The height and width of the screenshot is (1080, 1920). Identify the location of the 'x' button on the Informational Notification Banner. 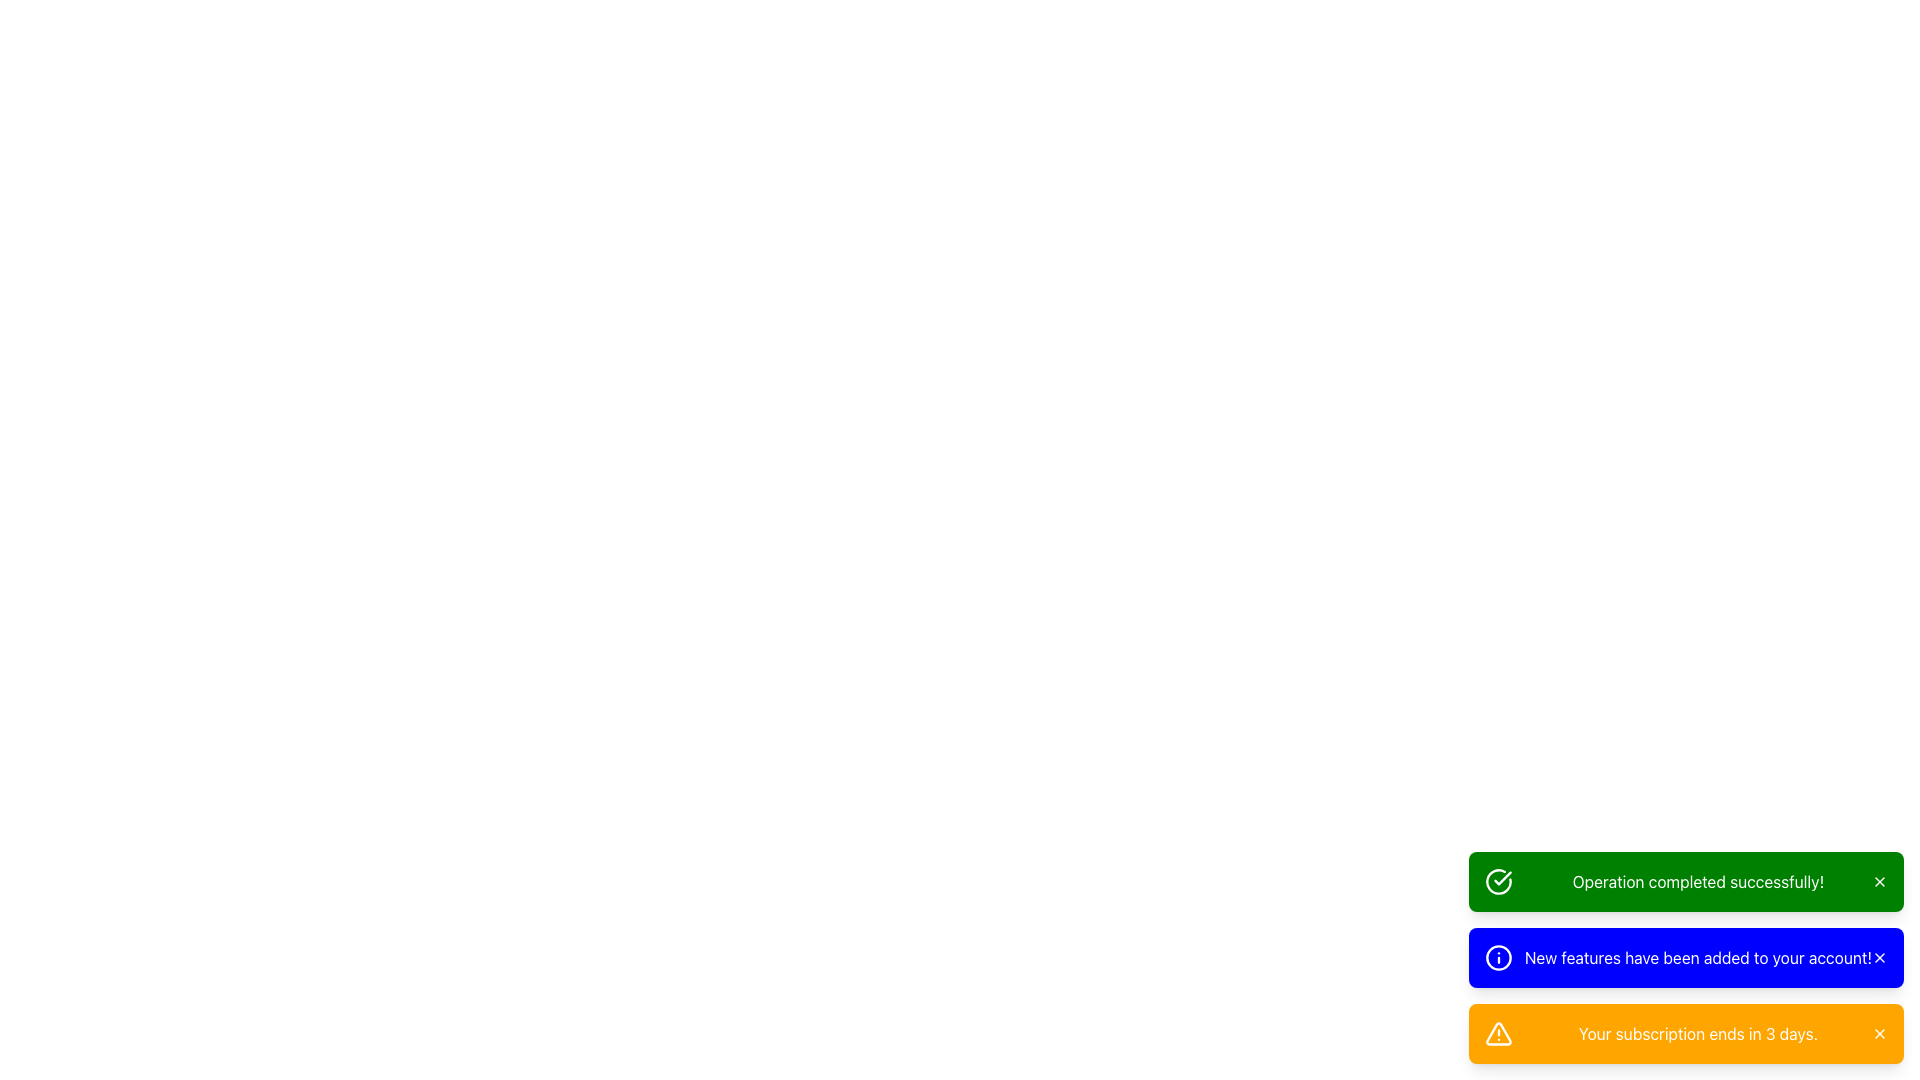
(1685, 956).